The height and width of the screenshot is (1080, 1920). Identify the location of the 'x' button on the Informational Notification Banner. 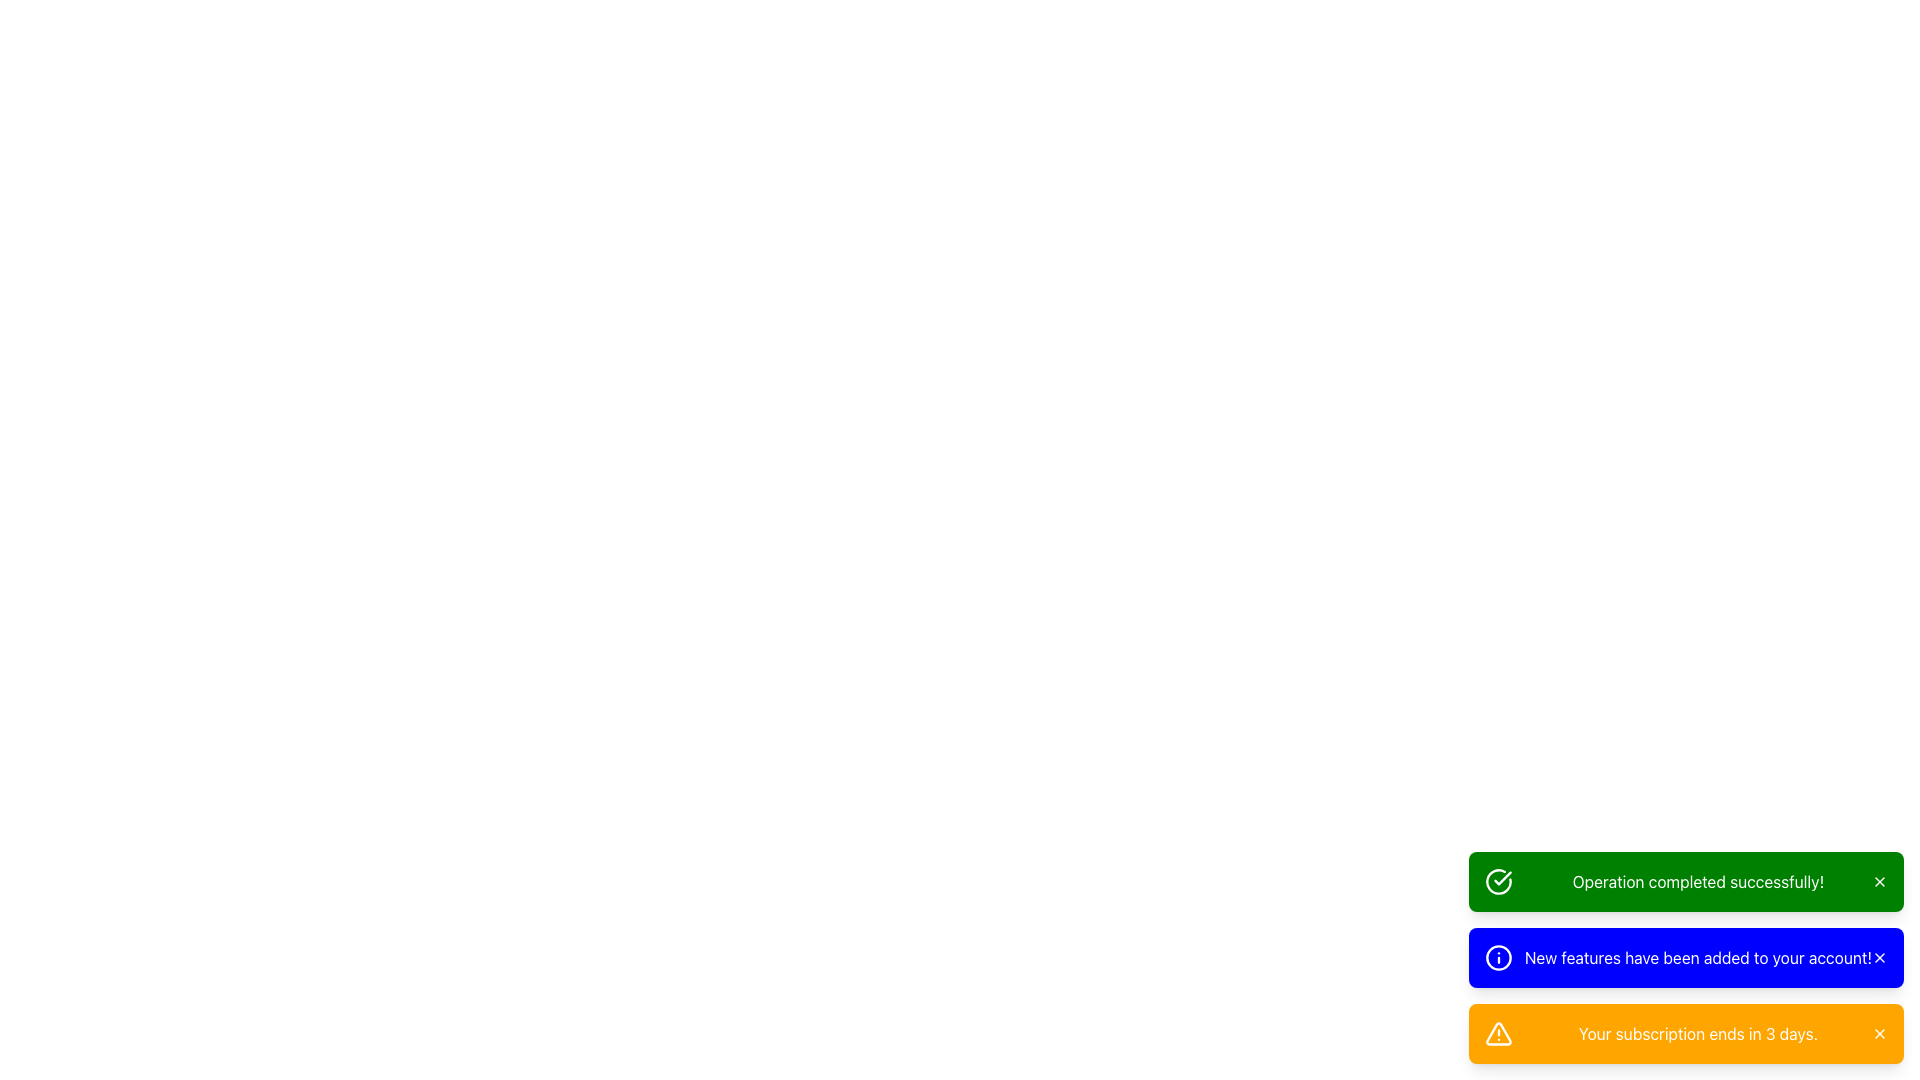
(1685, 956).